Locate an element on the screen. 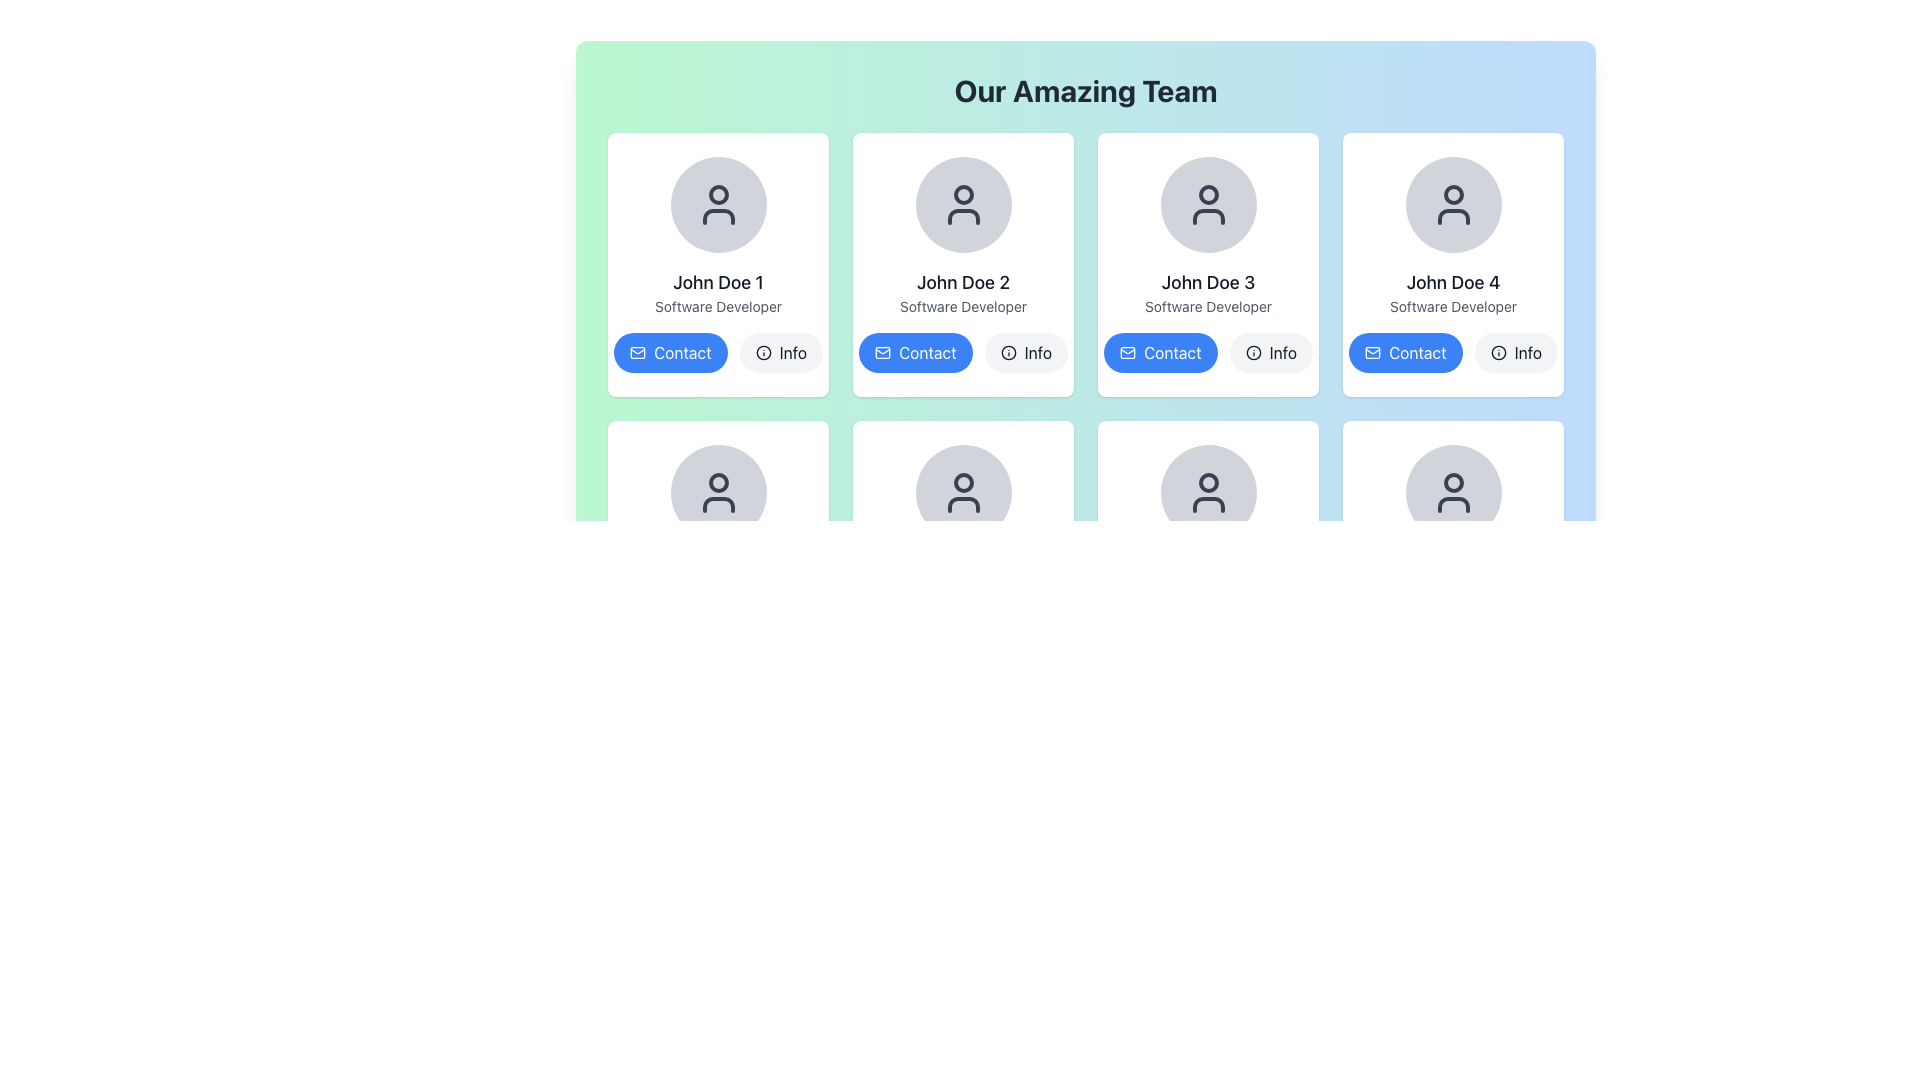 This screenshot has height=1080, width=1920. the circular user profile icon representing the avatar of 'John Doe 4', which is positioned at the top-center of the card is located at coordinates (1453, 195).